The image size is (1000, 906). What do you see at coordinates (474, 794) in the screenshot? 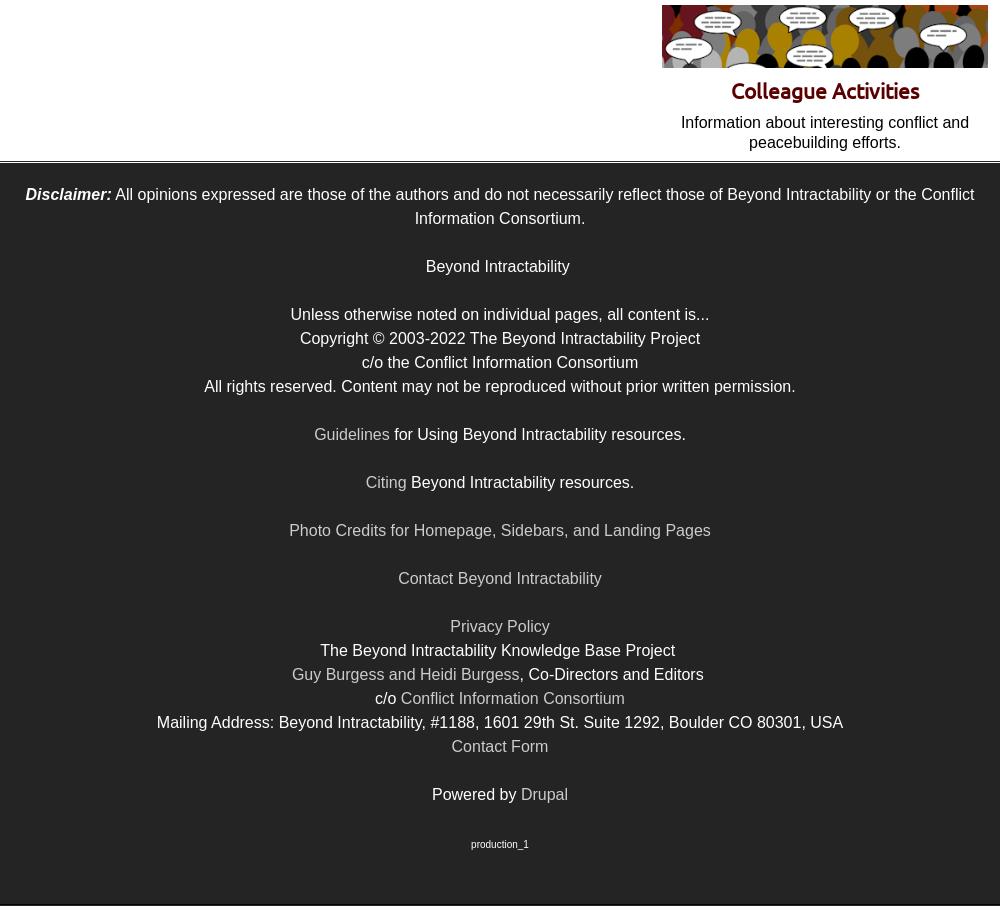
I see `'Powered by'` at bounding box center [474, 794].